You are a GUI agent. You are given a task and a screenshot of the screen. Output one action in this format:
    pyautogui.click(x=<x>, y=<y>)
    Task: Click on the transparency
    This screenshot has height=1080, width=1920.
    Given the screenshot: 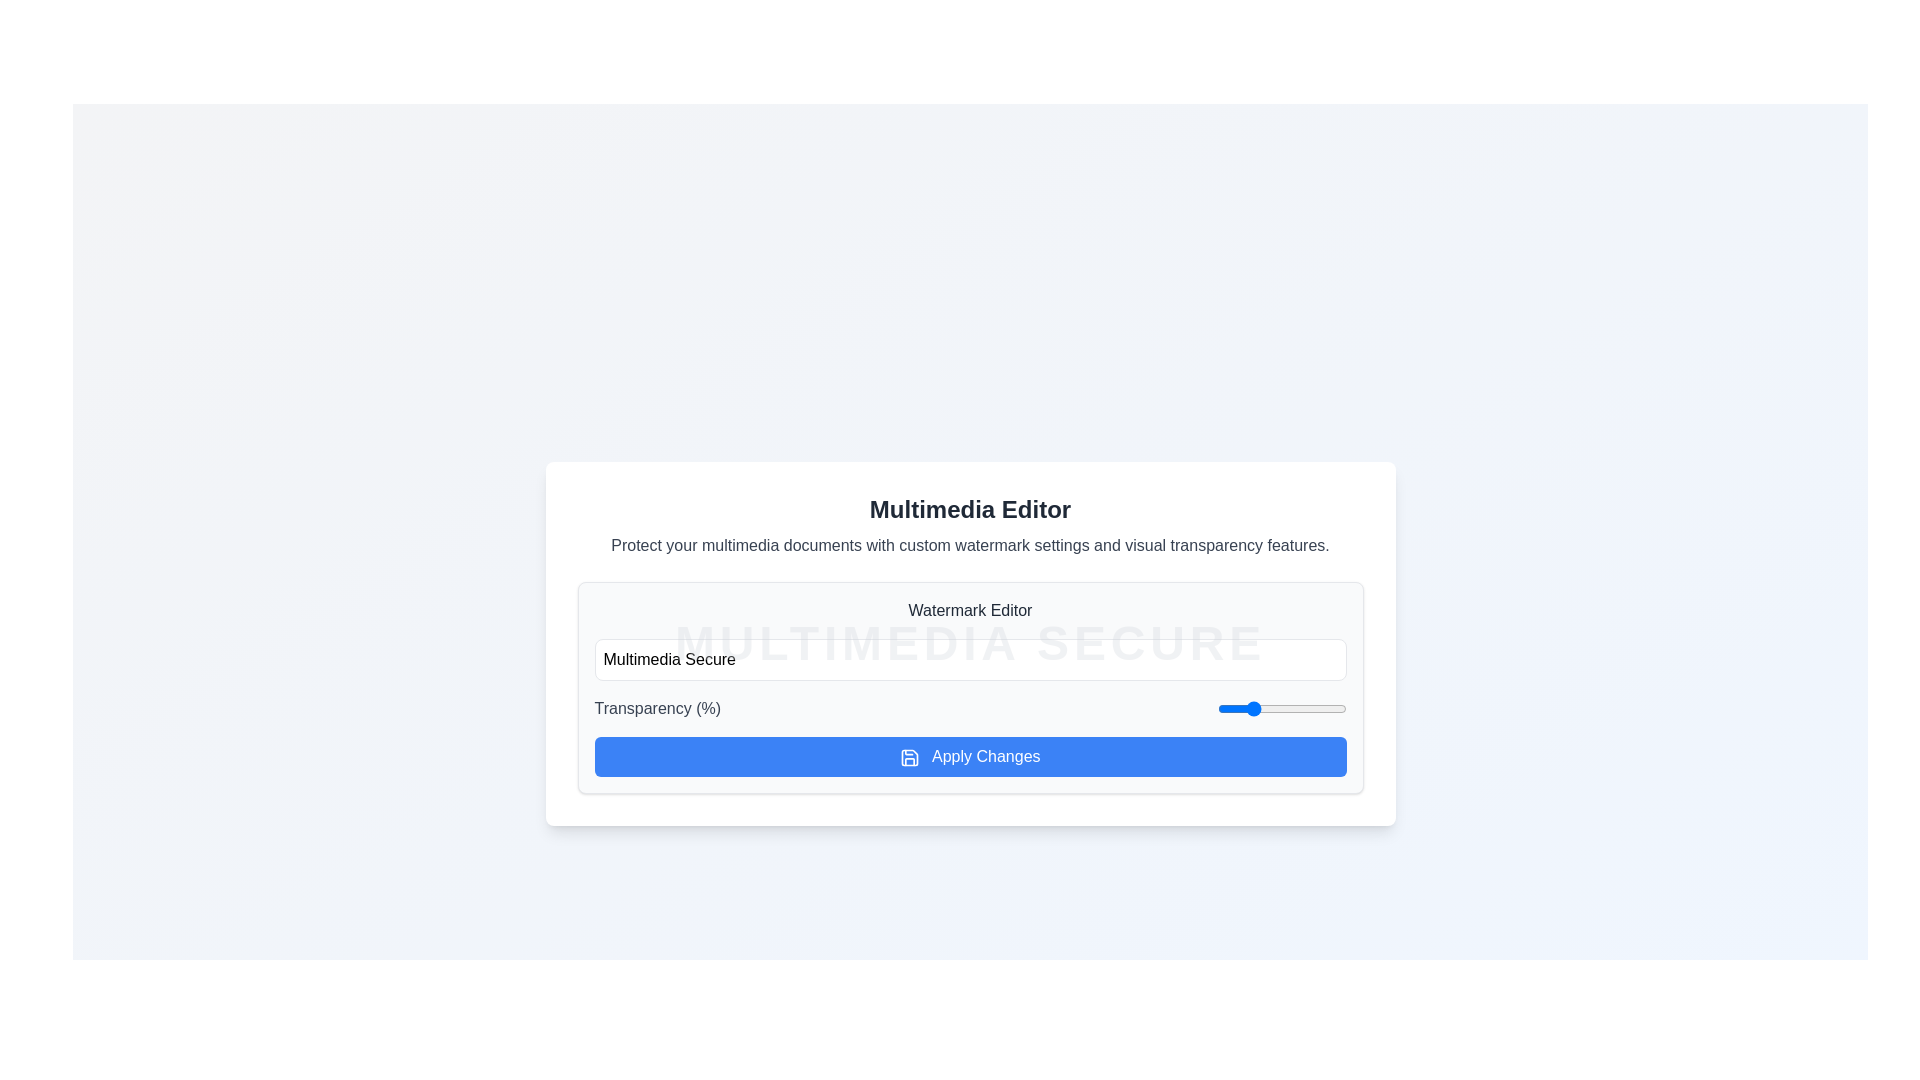 What is the action you would take?
    pyautogui.click(x=1341, y=708)
    